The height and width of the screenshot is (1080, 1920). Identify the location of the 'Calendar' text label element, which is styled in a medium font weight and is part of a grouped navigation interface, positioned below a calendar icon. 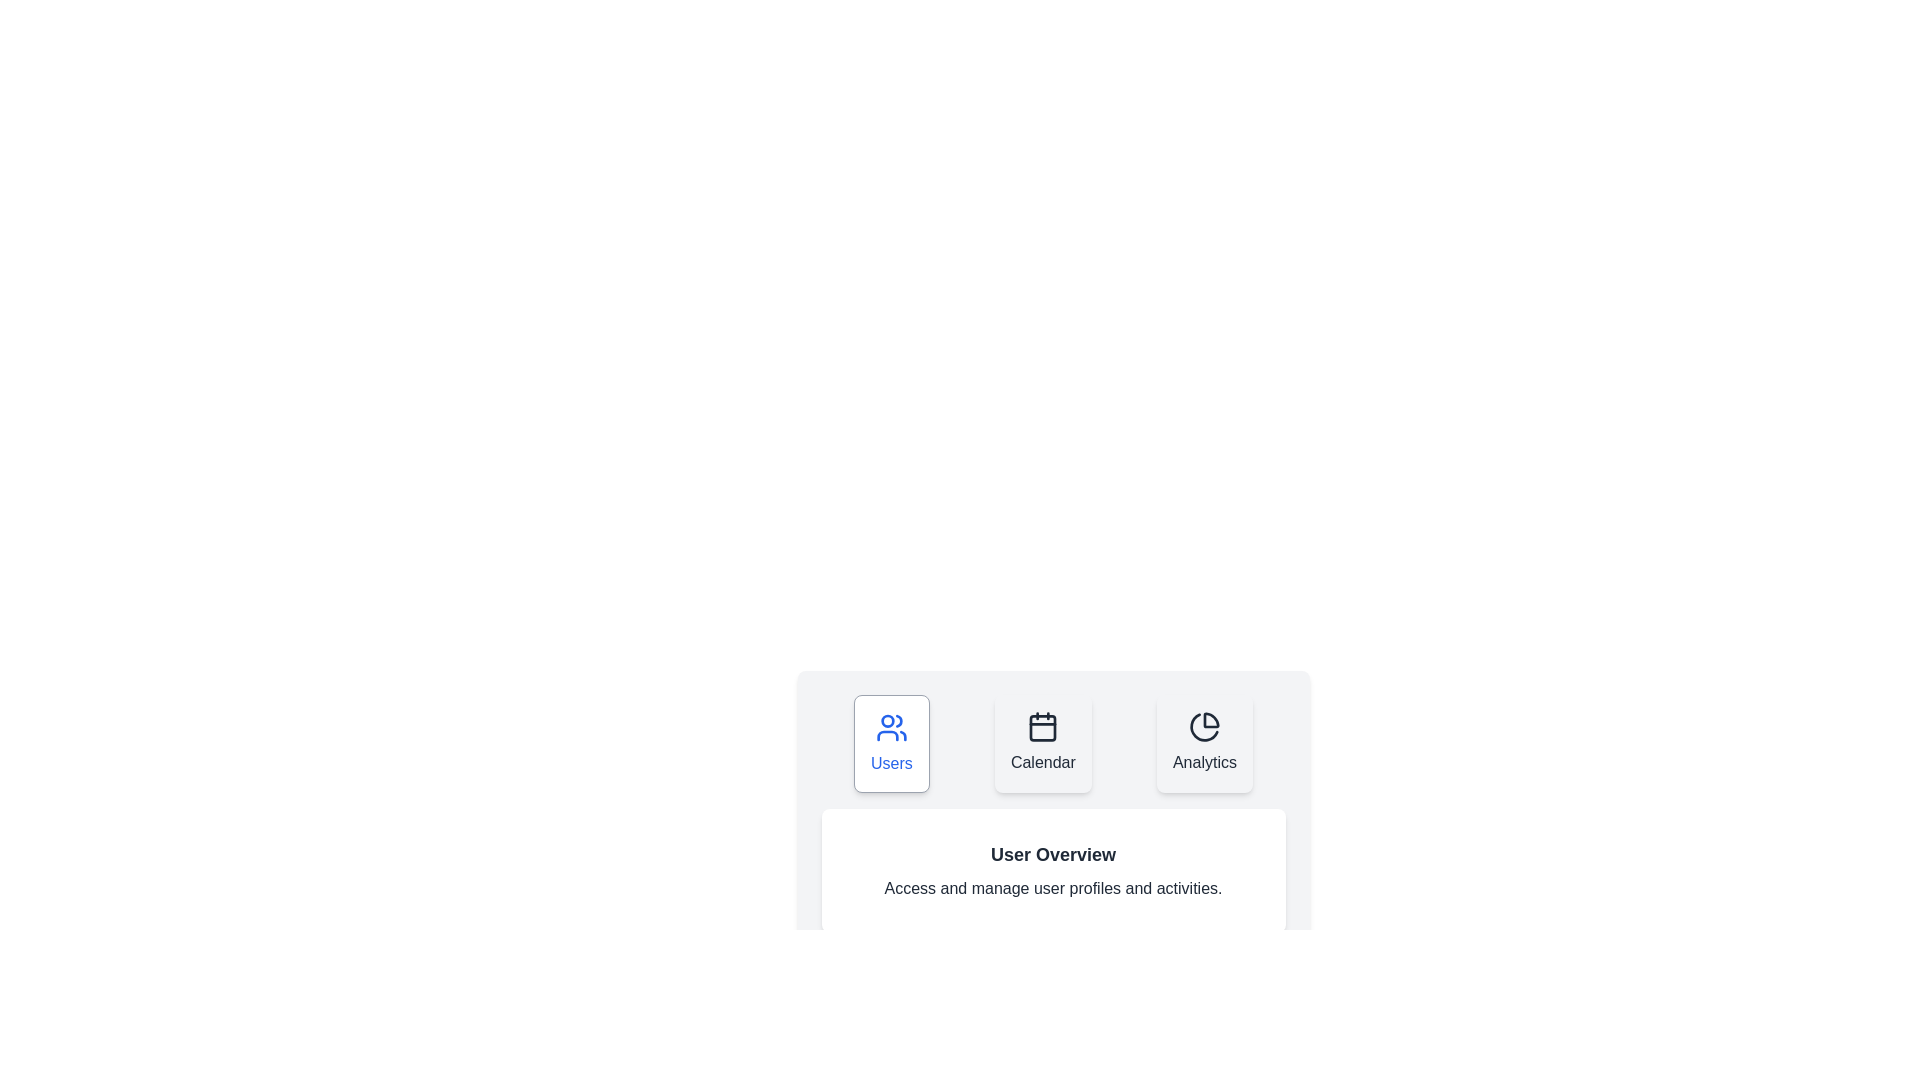
(1042, 763).